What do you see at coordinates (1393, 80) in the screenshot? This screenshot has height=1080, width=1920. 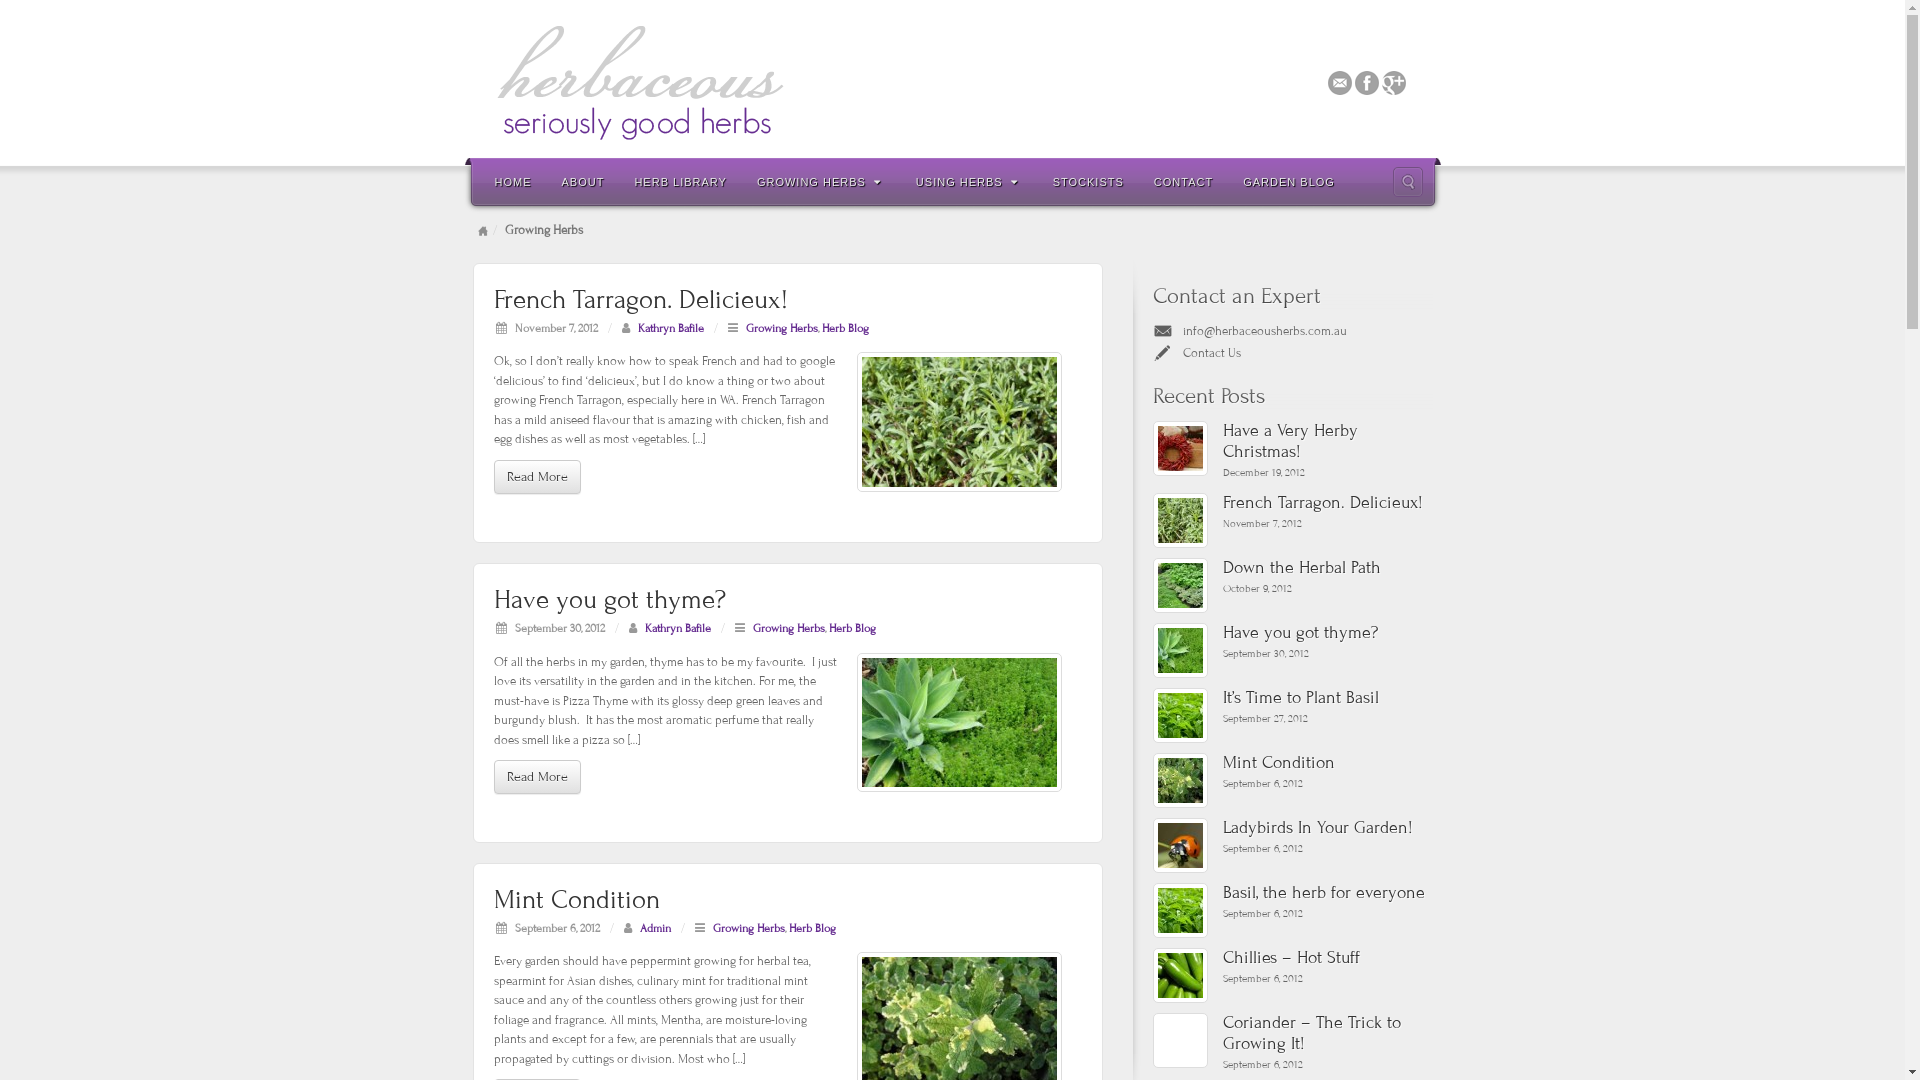 I see `'Google+'` at bounding box center [1393, 80].